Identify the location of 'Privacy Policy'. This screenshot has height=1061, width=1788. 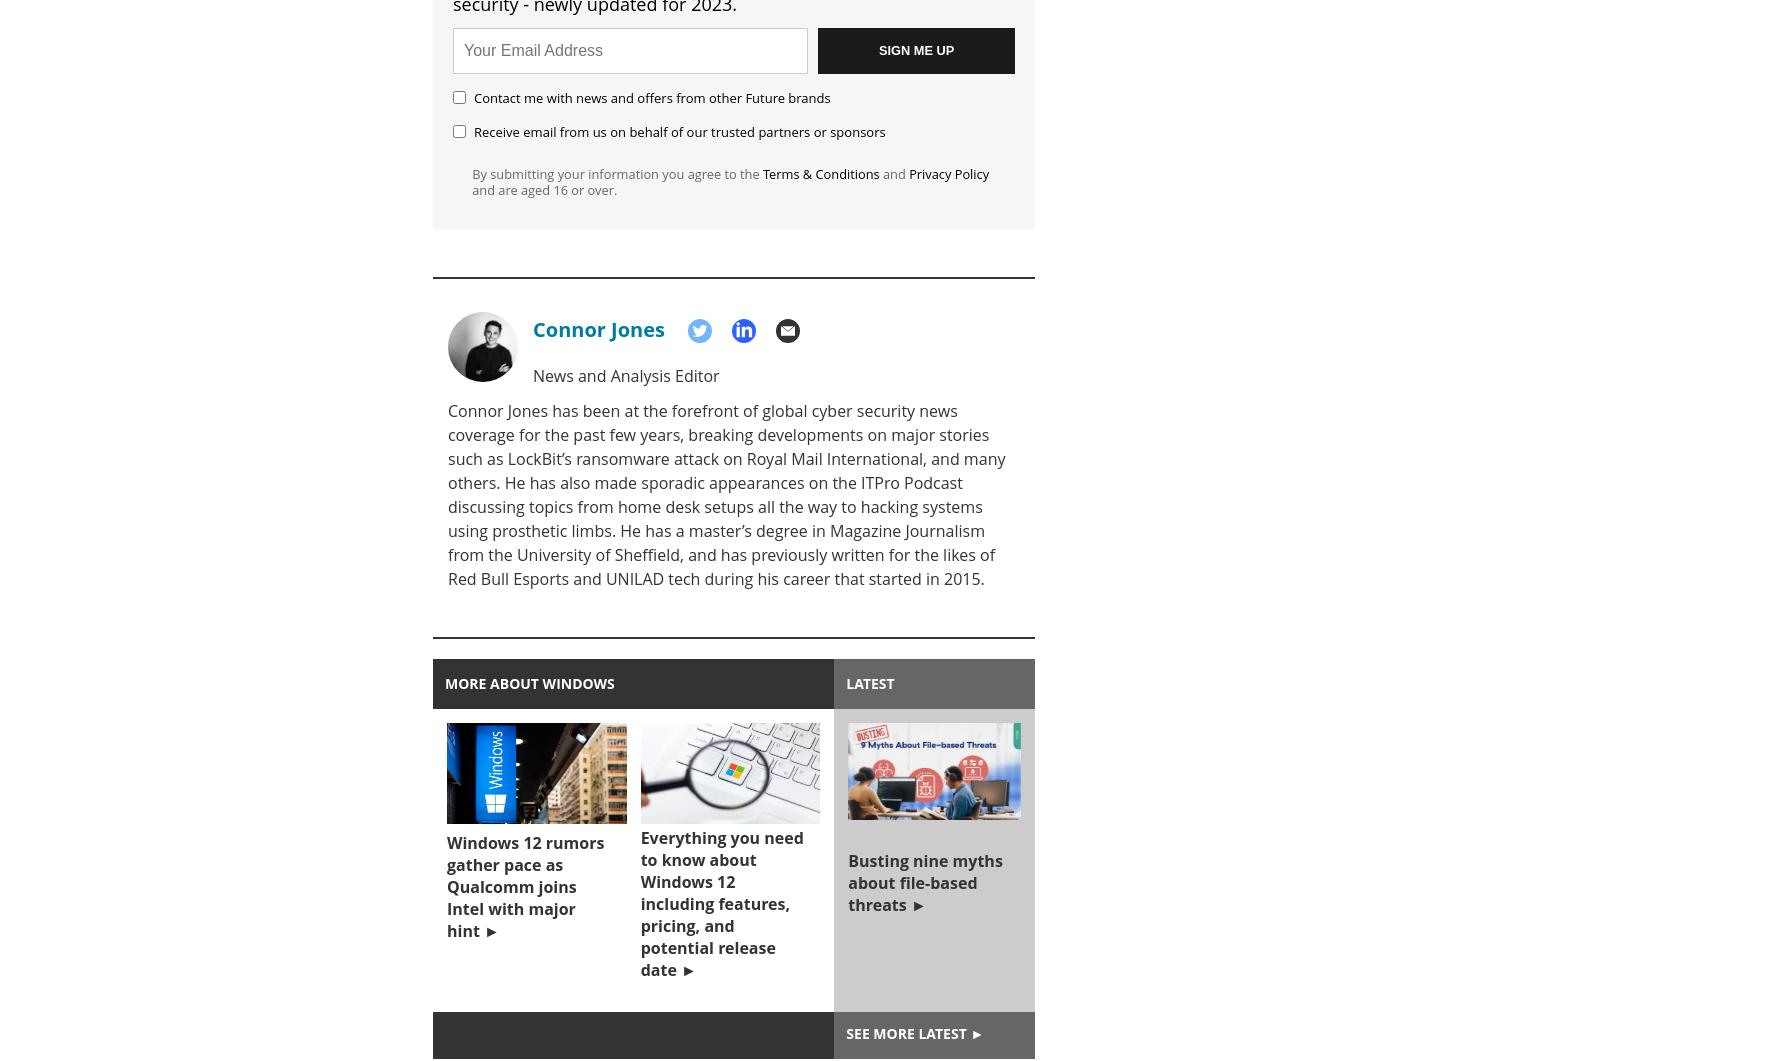
(949, 173).